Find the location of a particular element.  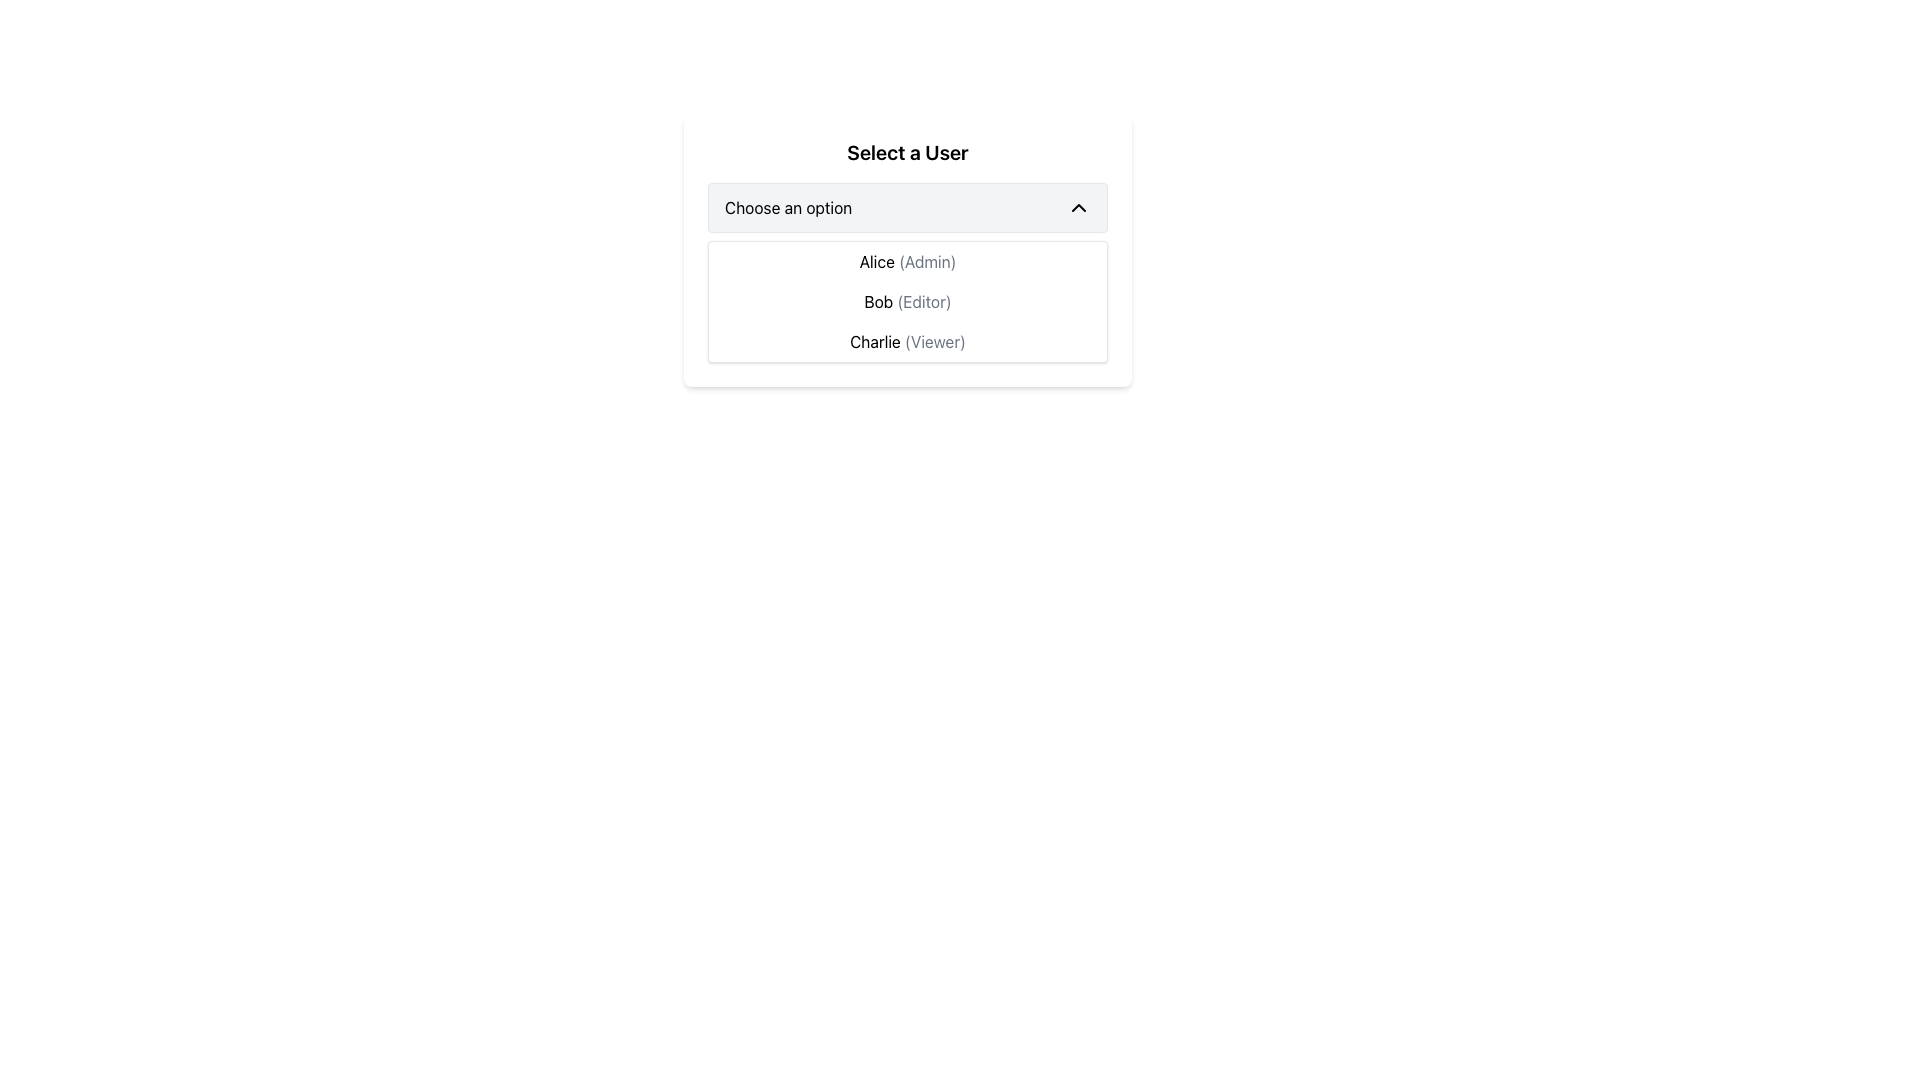

text content of the dropdown menu label that displays 'Choose an option' in black font on a light gray background is located at coordinates (787, 208).